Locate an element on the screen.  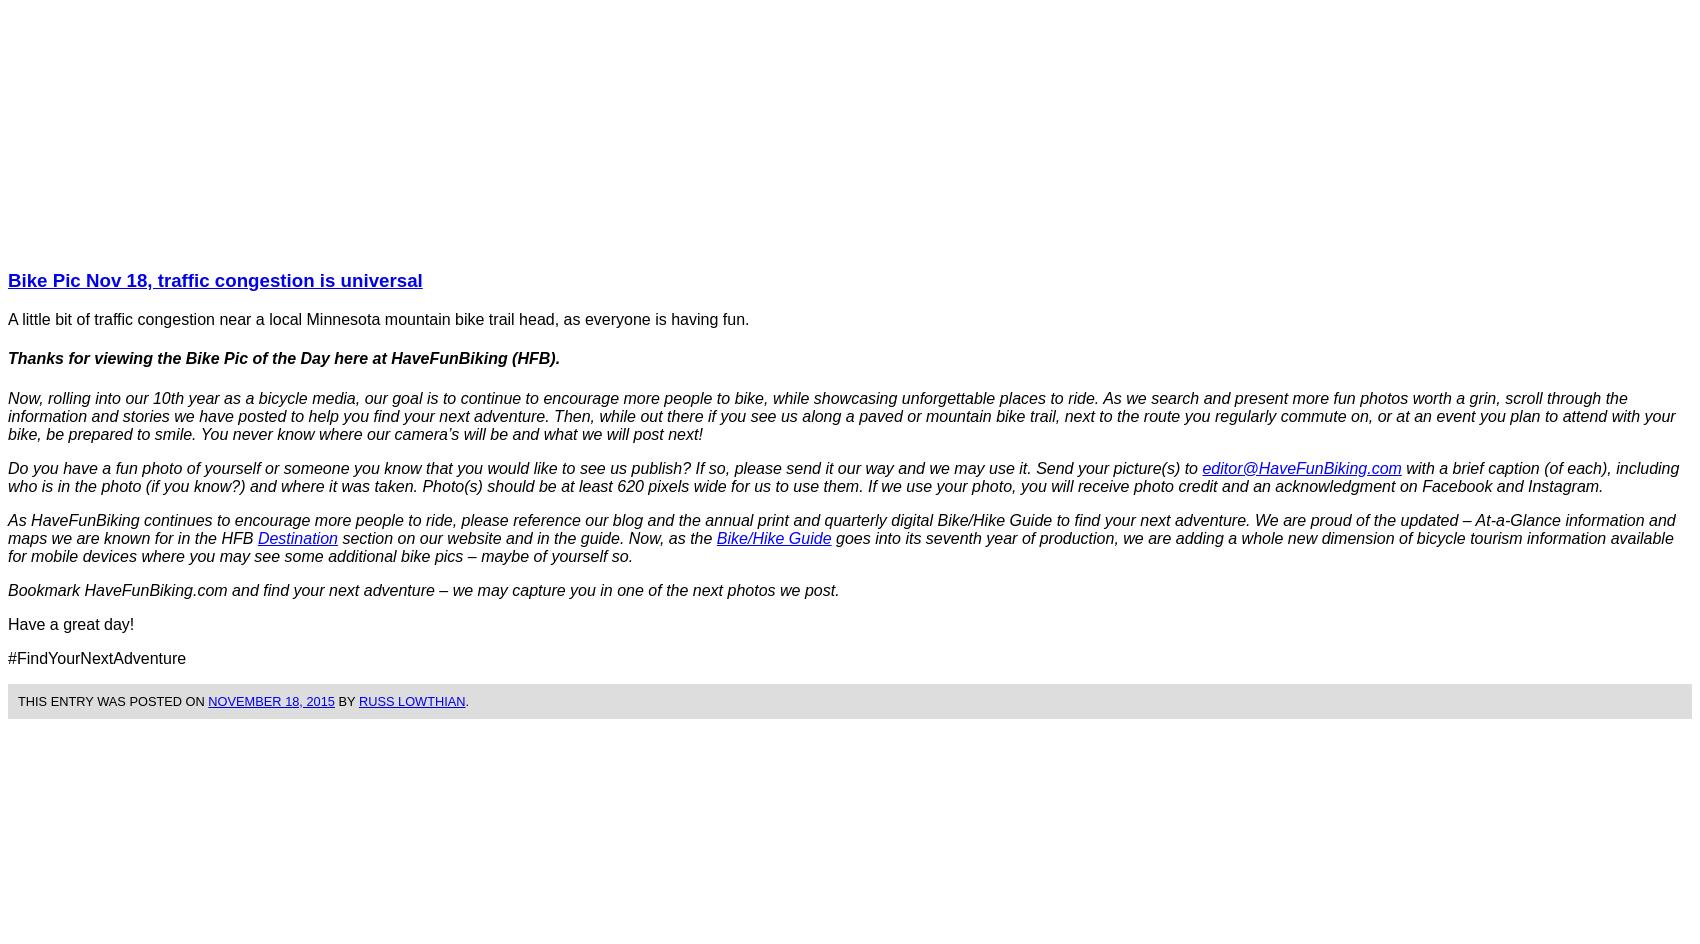
'.' is located at coordinates (466, 699).